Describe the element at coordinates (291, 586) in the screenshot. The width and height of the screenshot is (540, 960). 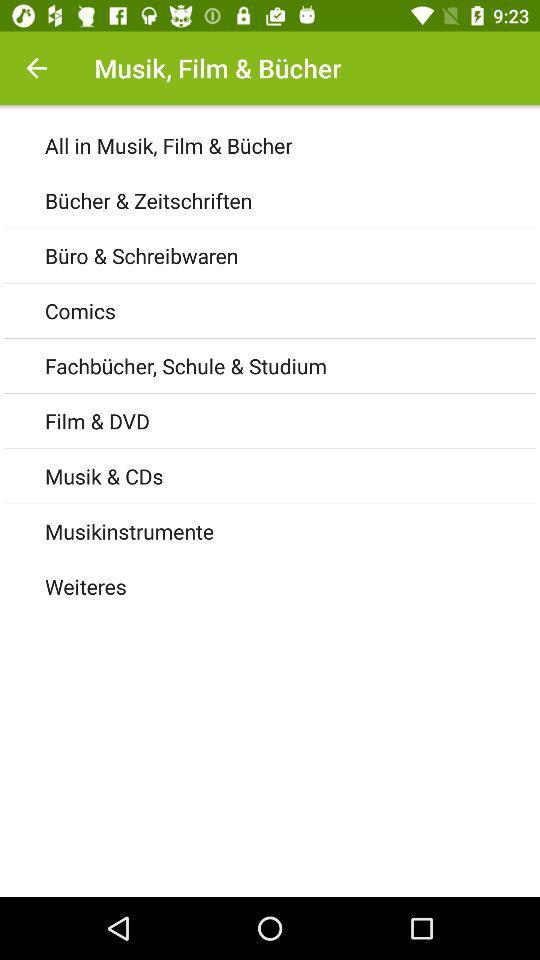
I see `weiteres icon` at that location.